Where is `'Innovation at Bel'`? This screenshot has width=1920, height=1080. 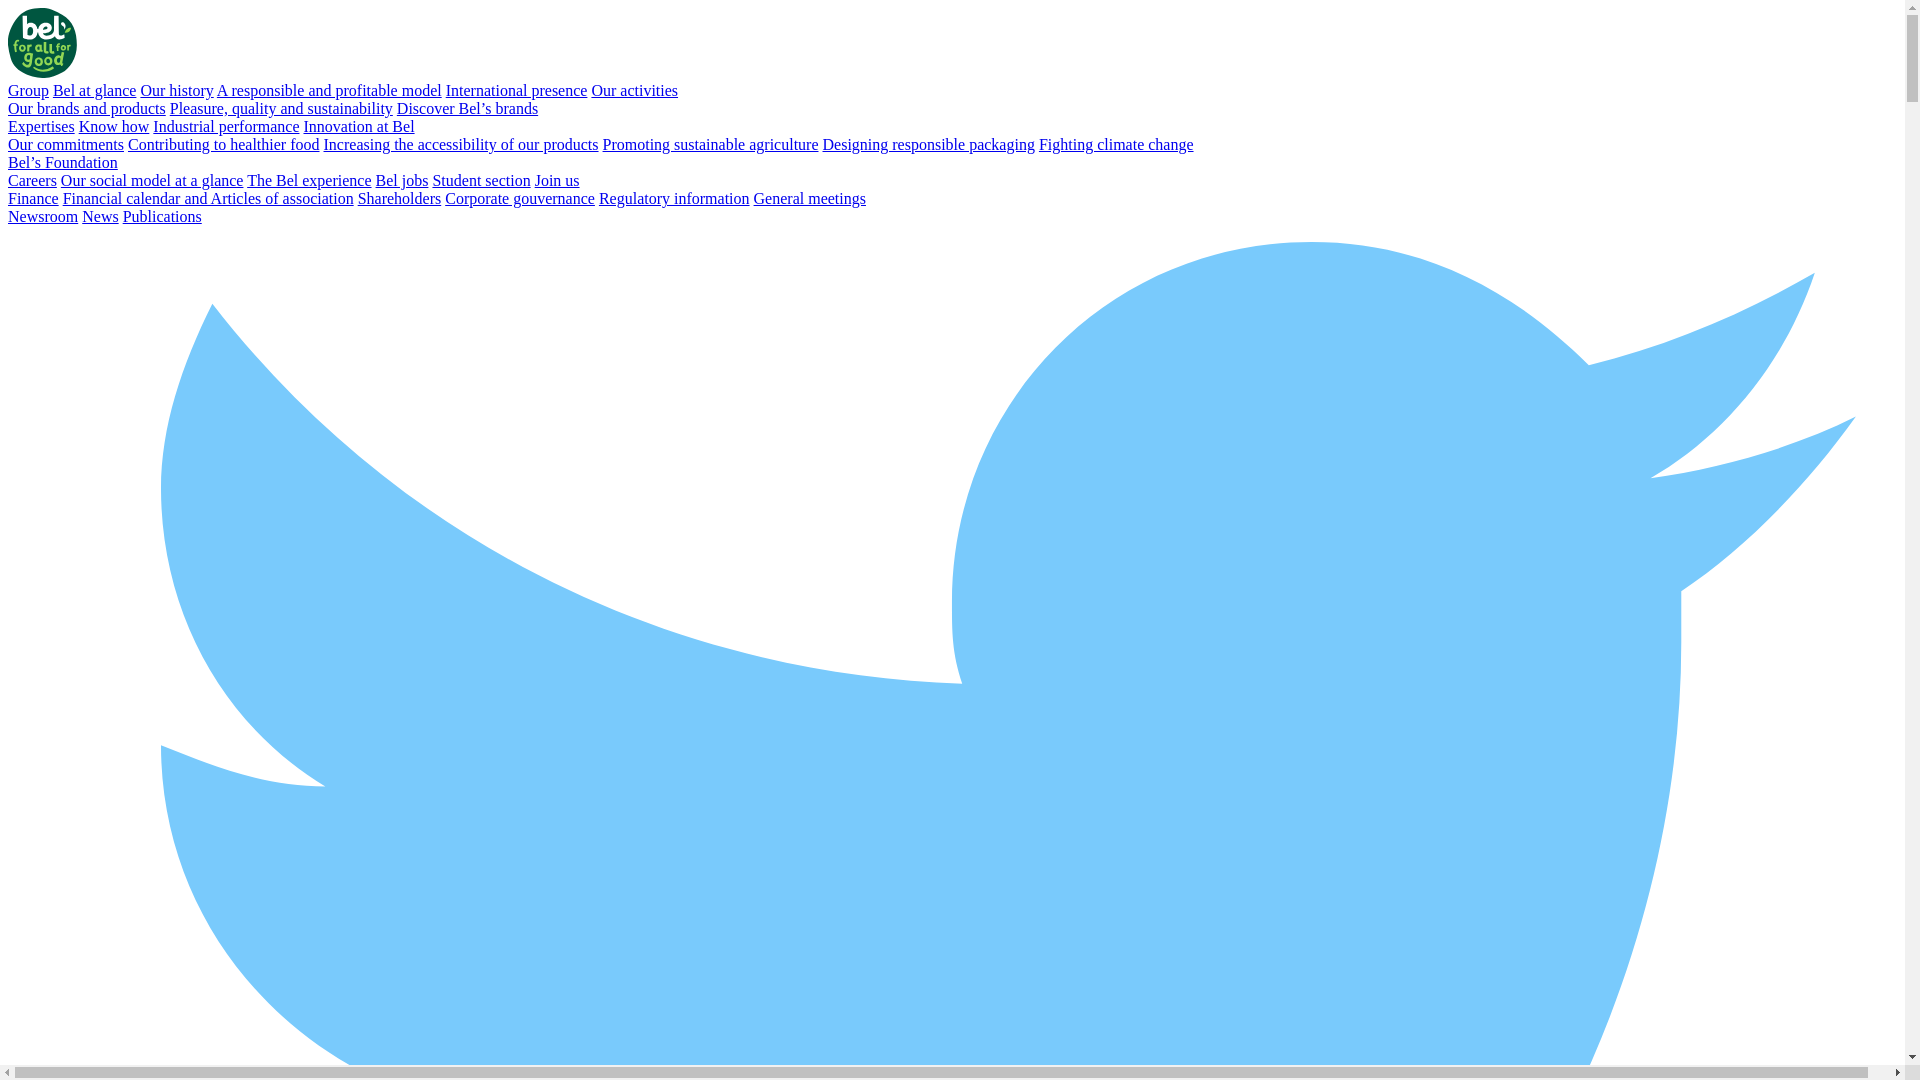
'Innovation at Bel' is located at coordinates (358, 126).